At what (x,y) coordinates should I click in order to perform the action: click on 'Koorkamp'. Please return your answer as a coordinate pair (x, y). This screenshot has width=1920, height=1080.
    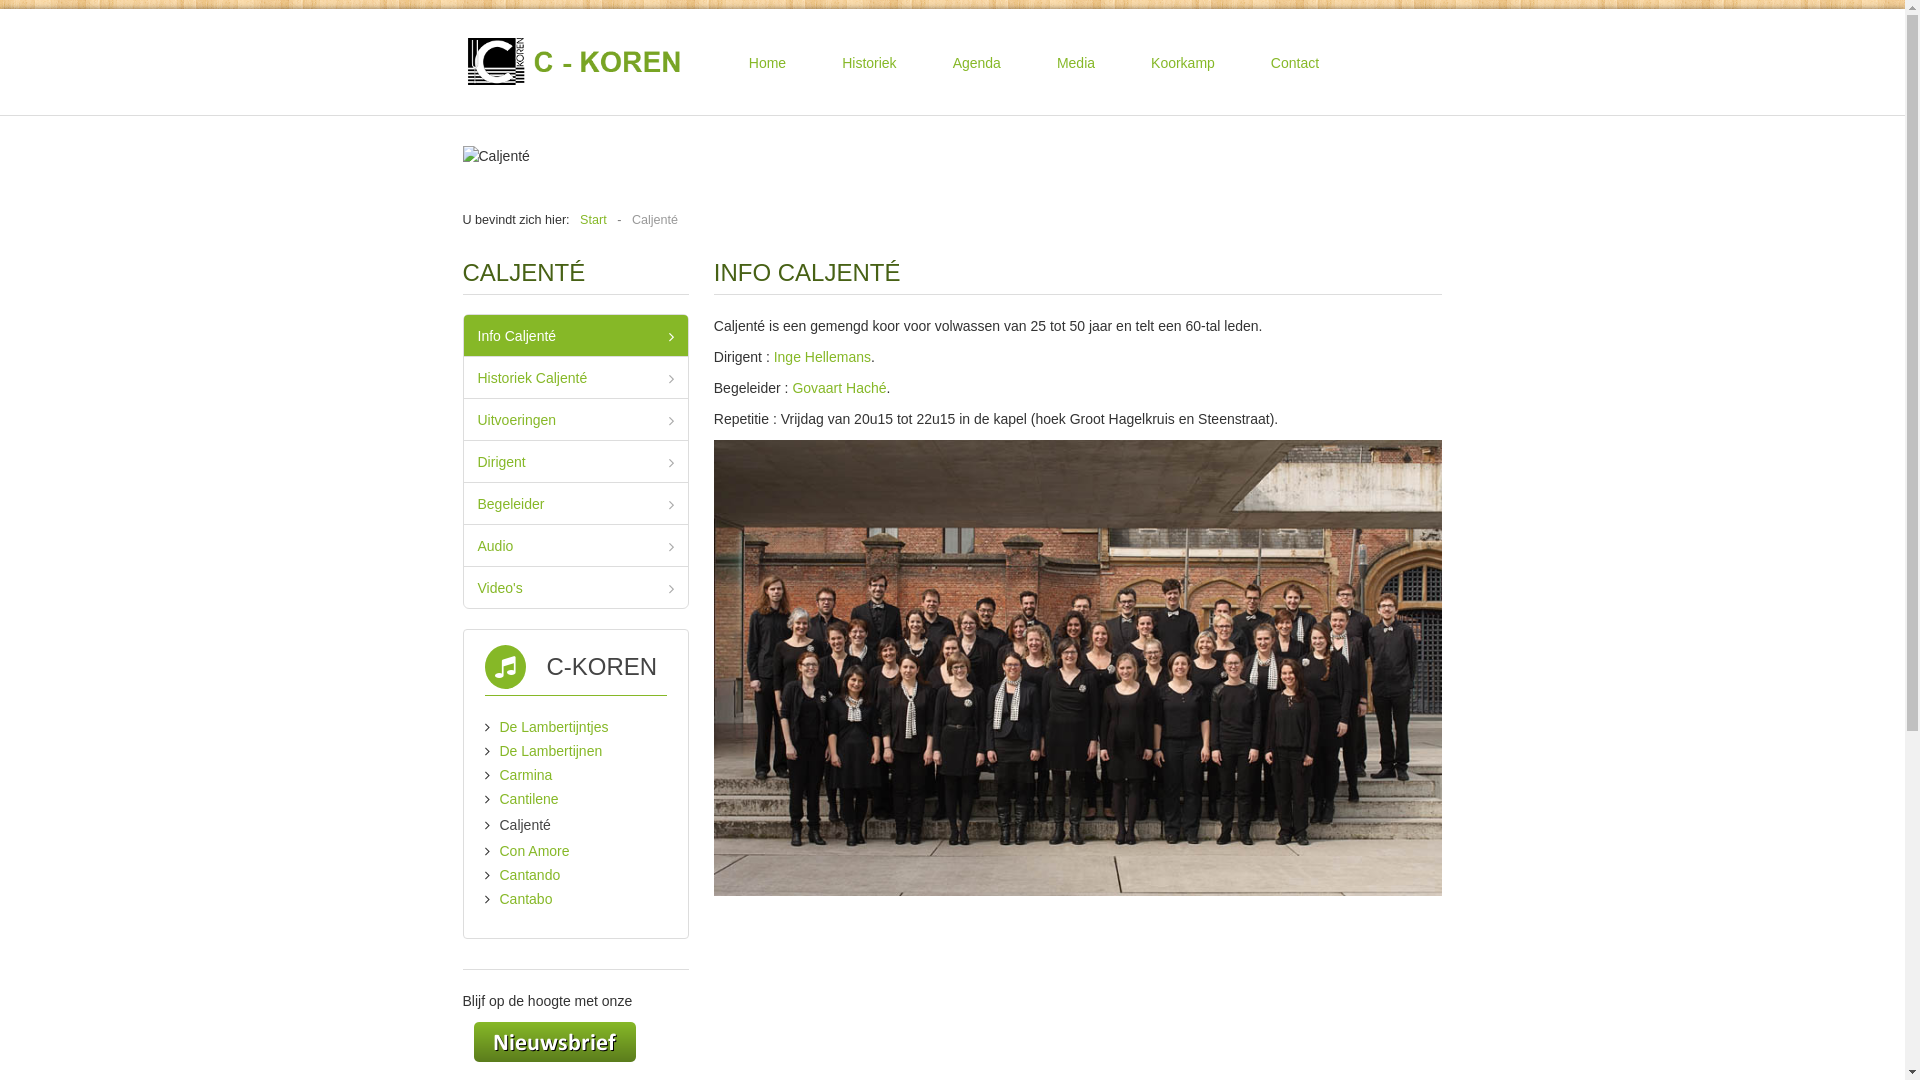
    Looking at the image, I should click on (1182, 61).